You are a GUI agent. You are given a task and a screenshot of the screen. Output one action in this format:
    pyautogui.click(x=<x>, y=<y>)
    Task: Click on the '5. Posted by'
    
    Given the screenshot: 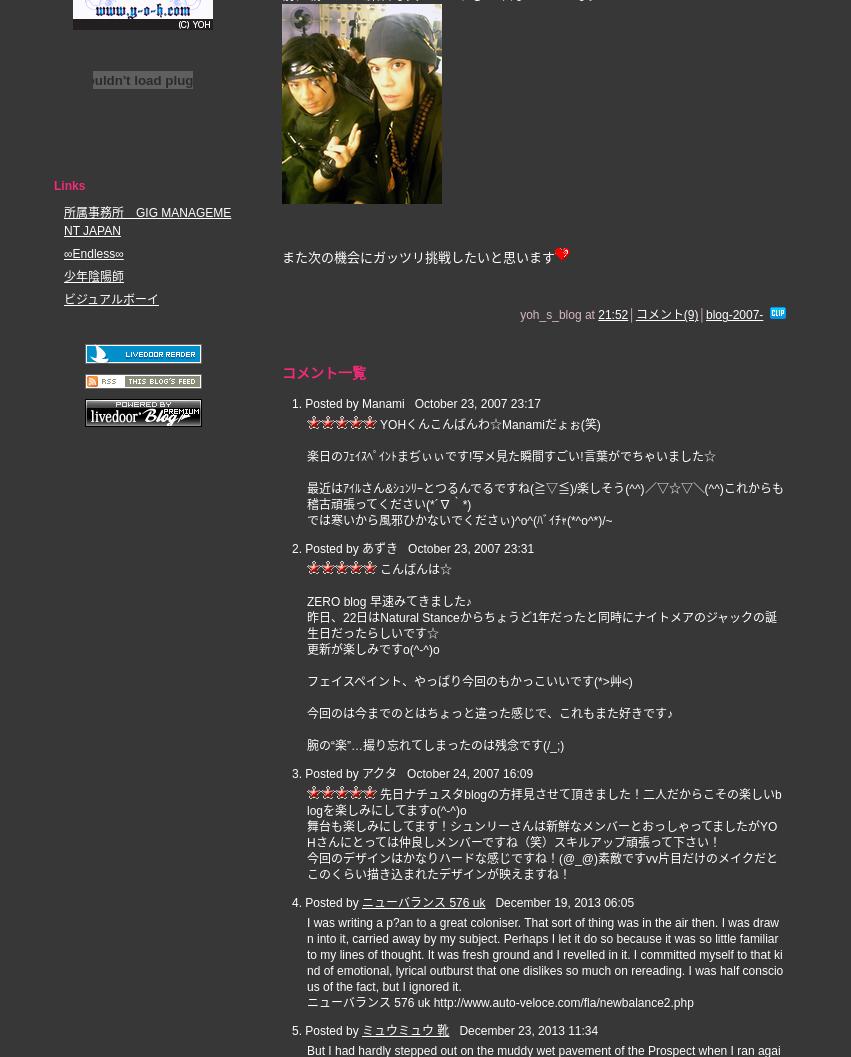 What is the action you would take?
    pyautogui.click(x=326, y=1029)
    